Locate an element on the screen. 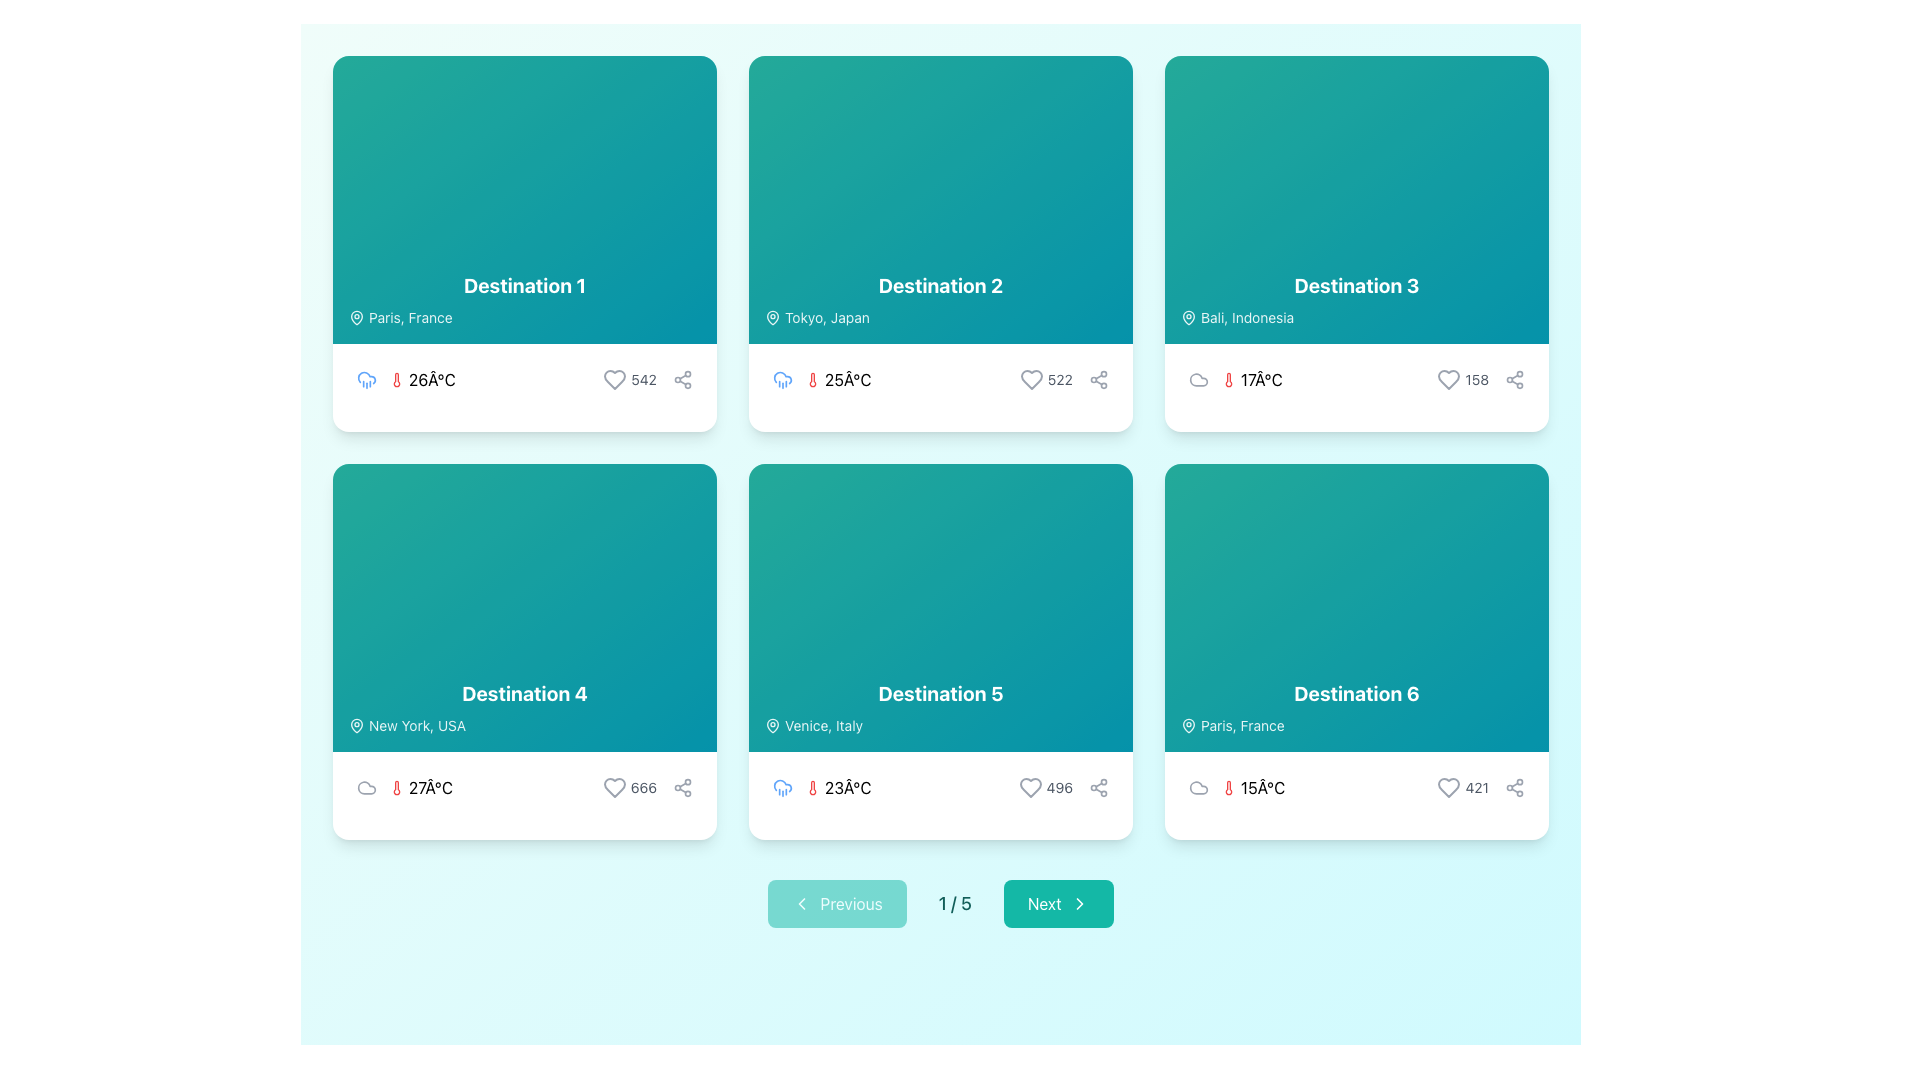 The height and width of the screenshot is (1080, 1920). displayed information on the Informative Card labeled 'Destination 3' with the subtitle 'Bali, Indonesia', located in the third column of the first row is located at coordinates (1357, 242).